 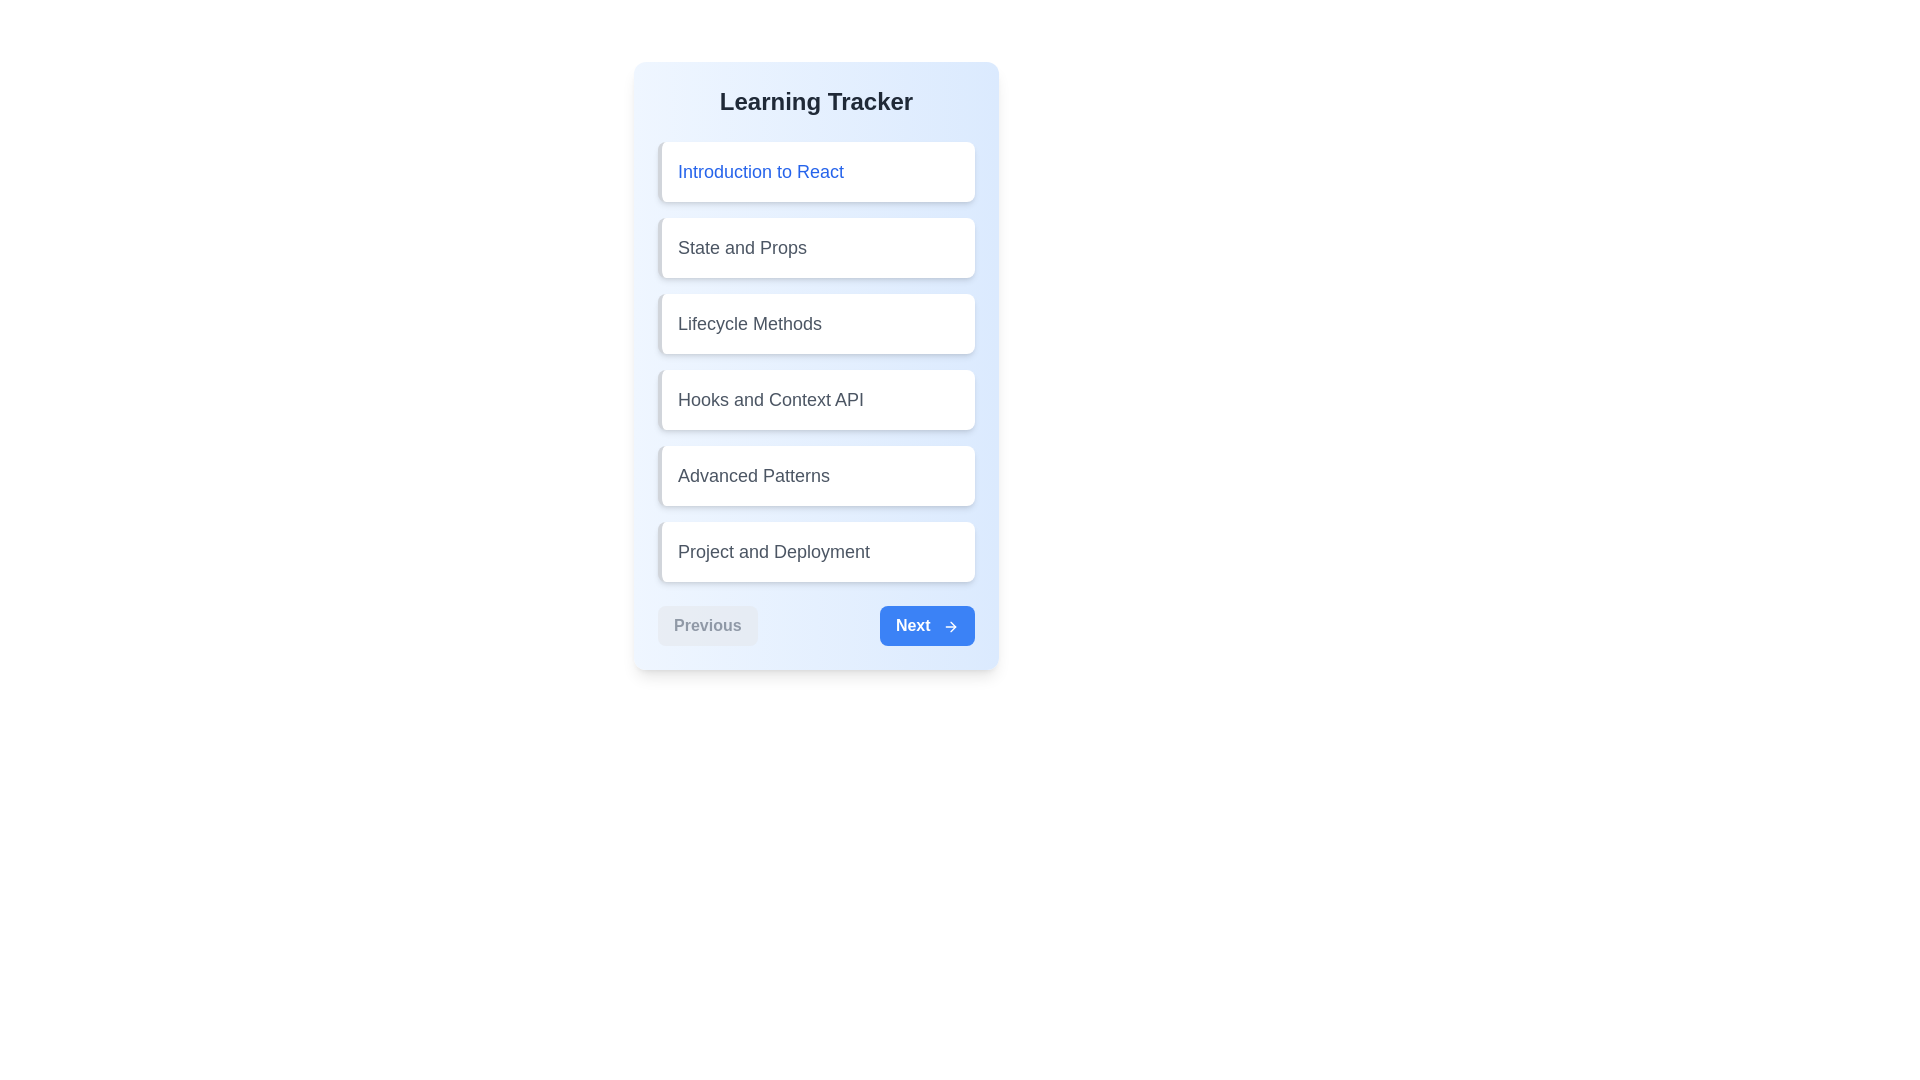 What do you see at coordinates (925, 624) in the screenshot?
I see `the 'Next' button to navigate to the next lesson` at bounding box center [925, 624].